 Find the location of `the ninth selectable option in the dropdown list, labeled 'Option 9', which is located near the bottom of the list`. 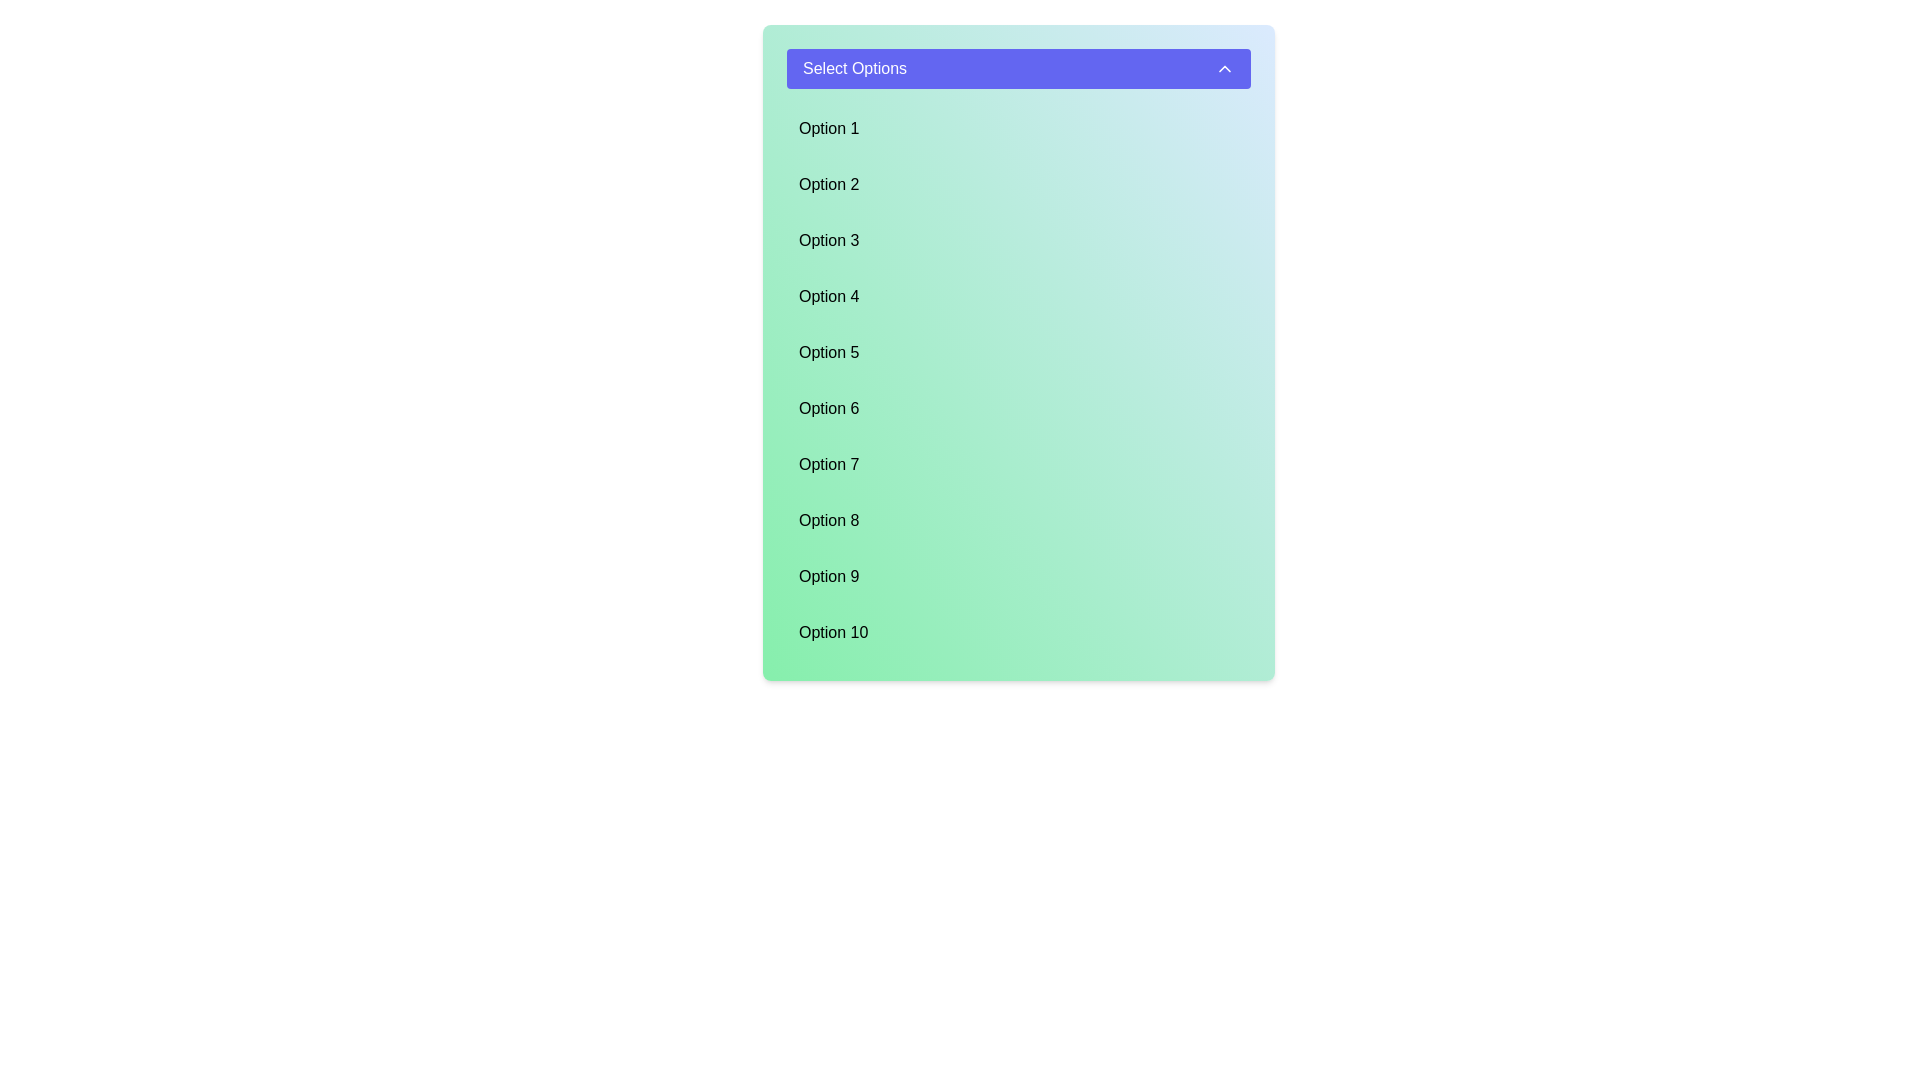

the ninth selectable option in the dropdown list, labeled 'Option 9', which is located near the bottom of the list is located at coordinates (829, 577).